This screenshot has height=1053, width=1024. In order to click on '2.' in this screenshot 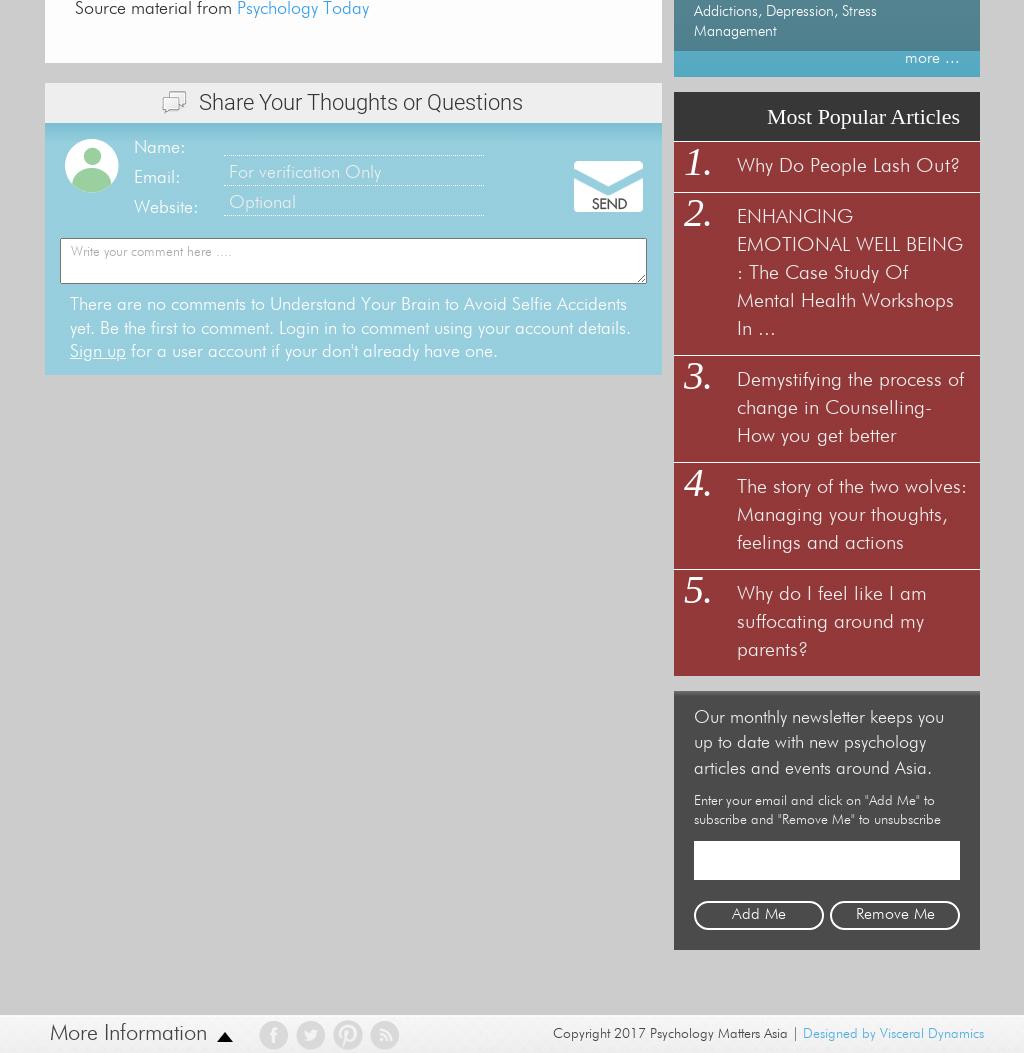, I will do `click(697, 212)`.